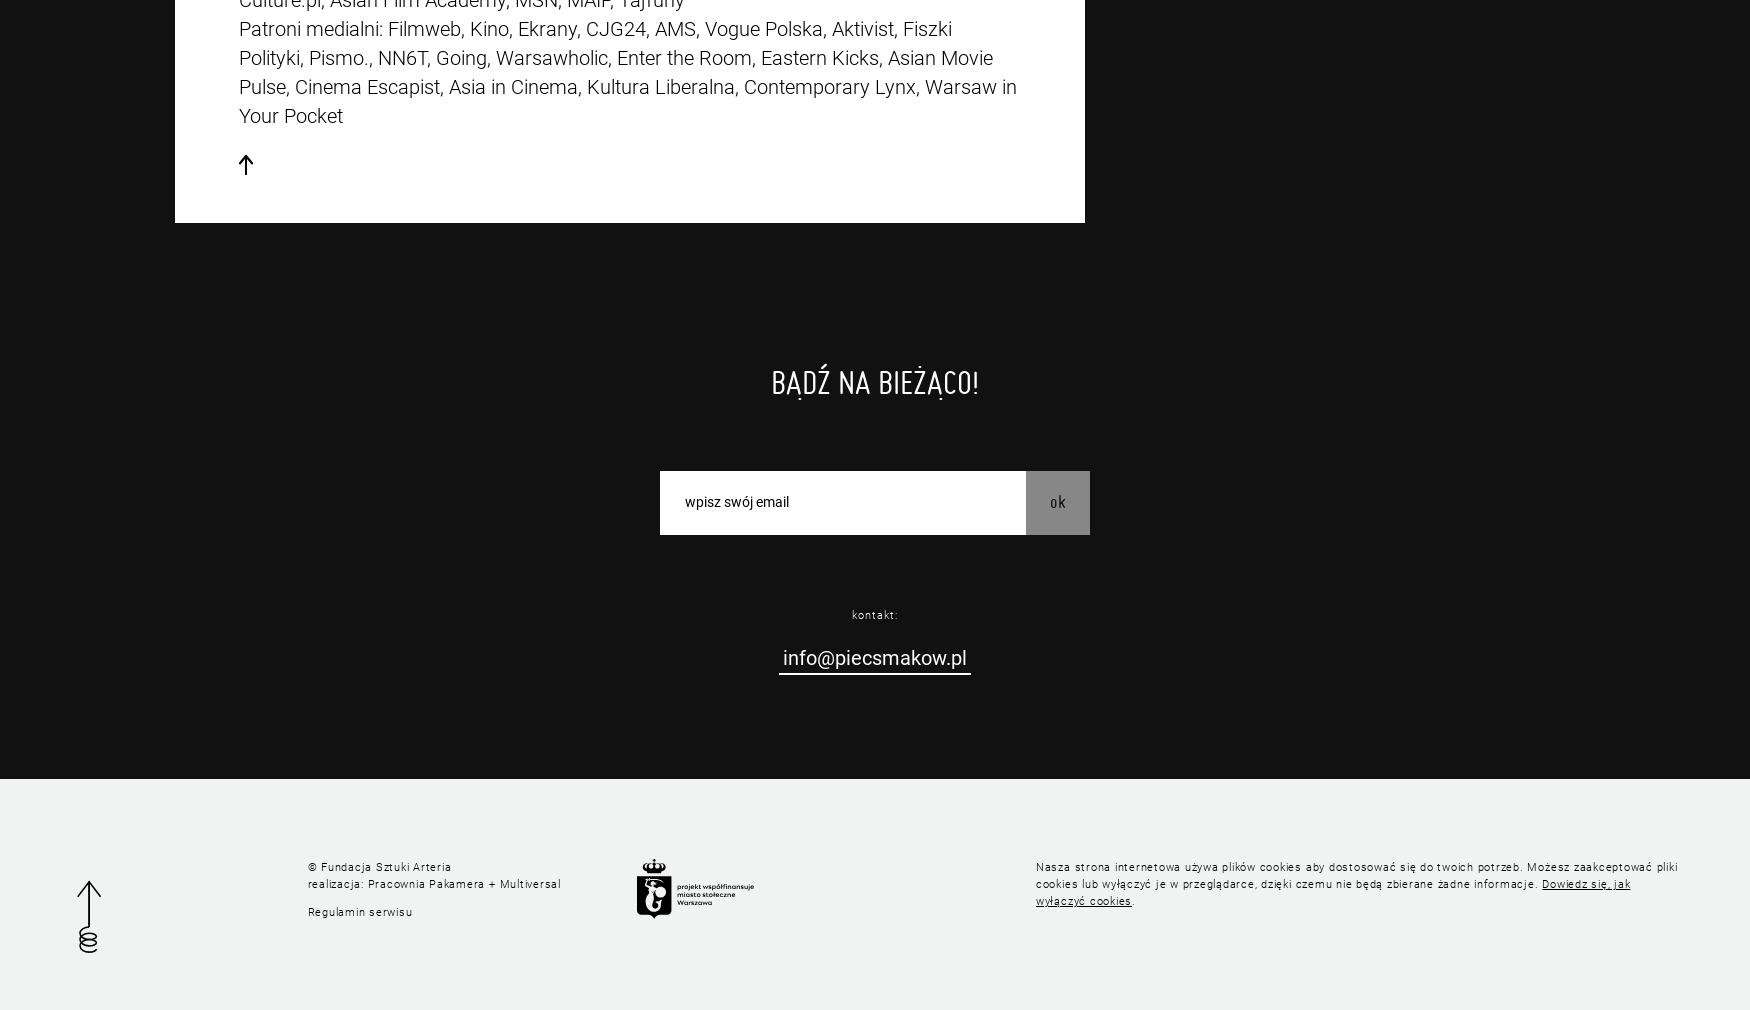 This screenshot has width=1750, height=1010. Describe the element at coordinates (491, 884) in the screenshot. I see `'+'` at that location.